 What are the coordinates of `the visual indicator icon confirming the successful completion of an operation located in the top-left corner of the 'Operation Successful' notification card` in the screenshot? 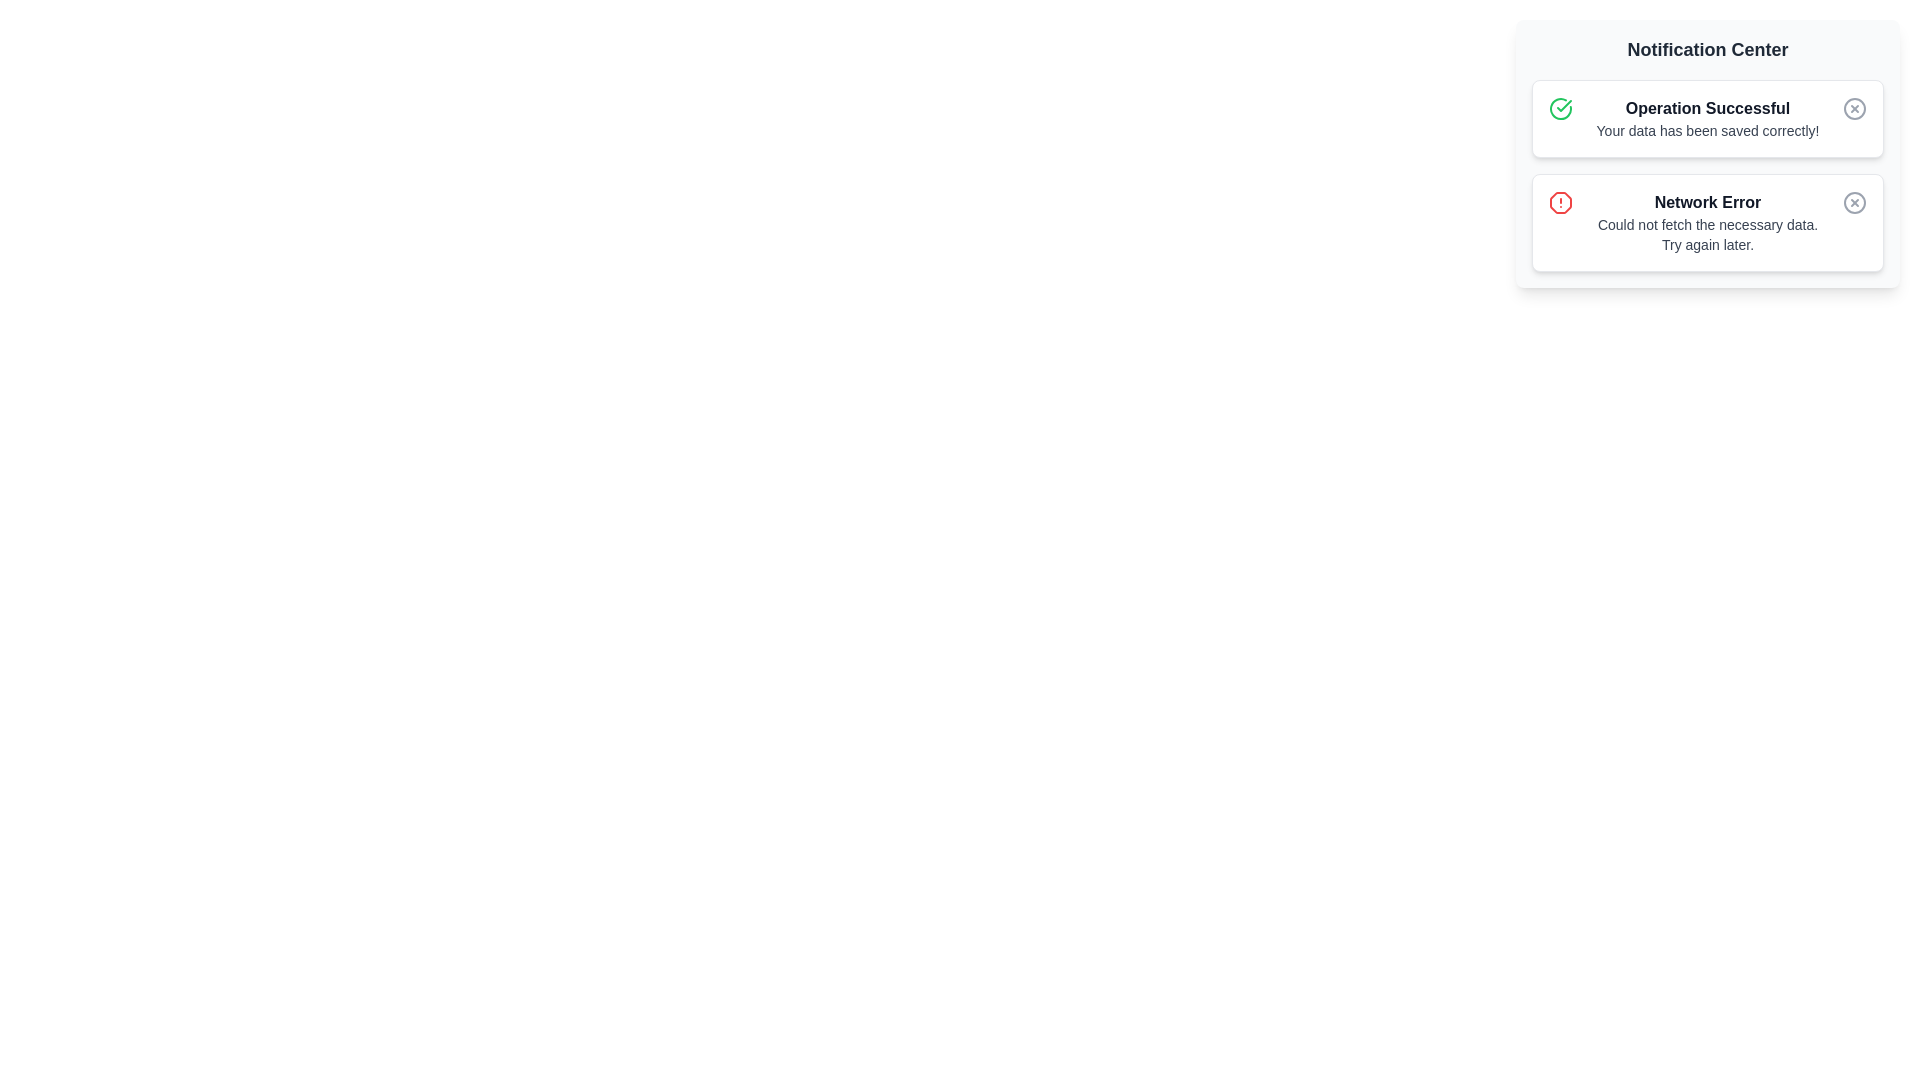 It's located at (1559, 108).